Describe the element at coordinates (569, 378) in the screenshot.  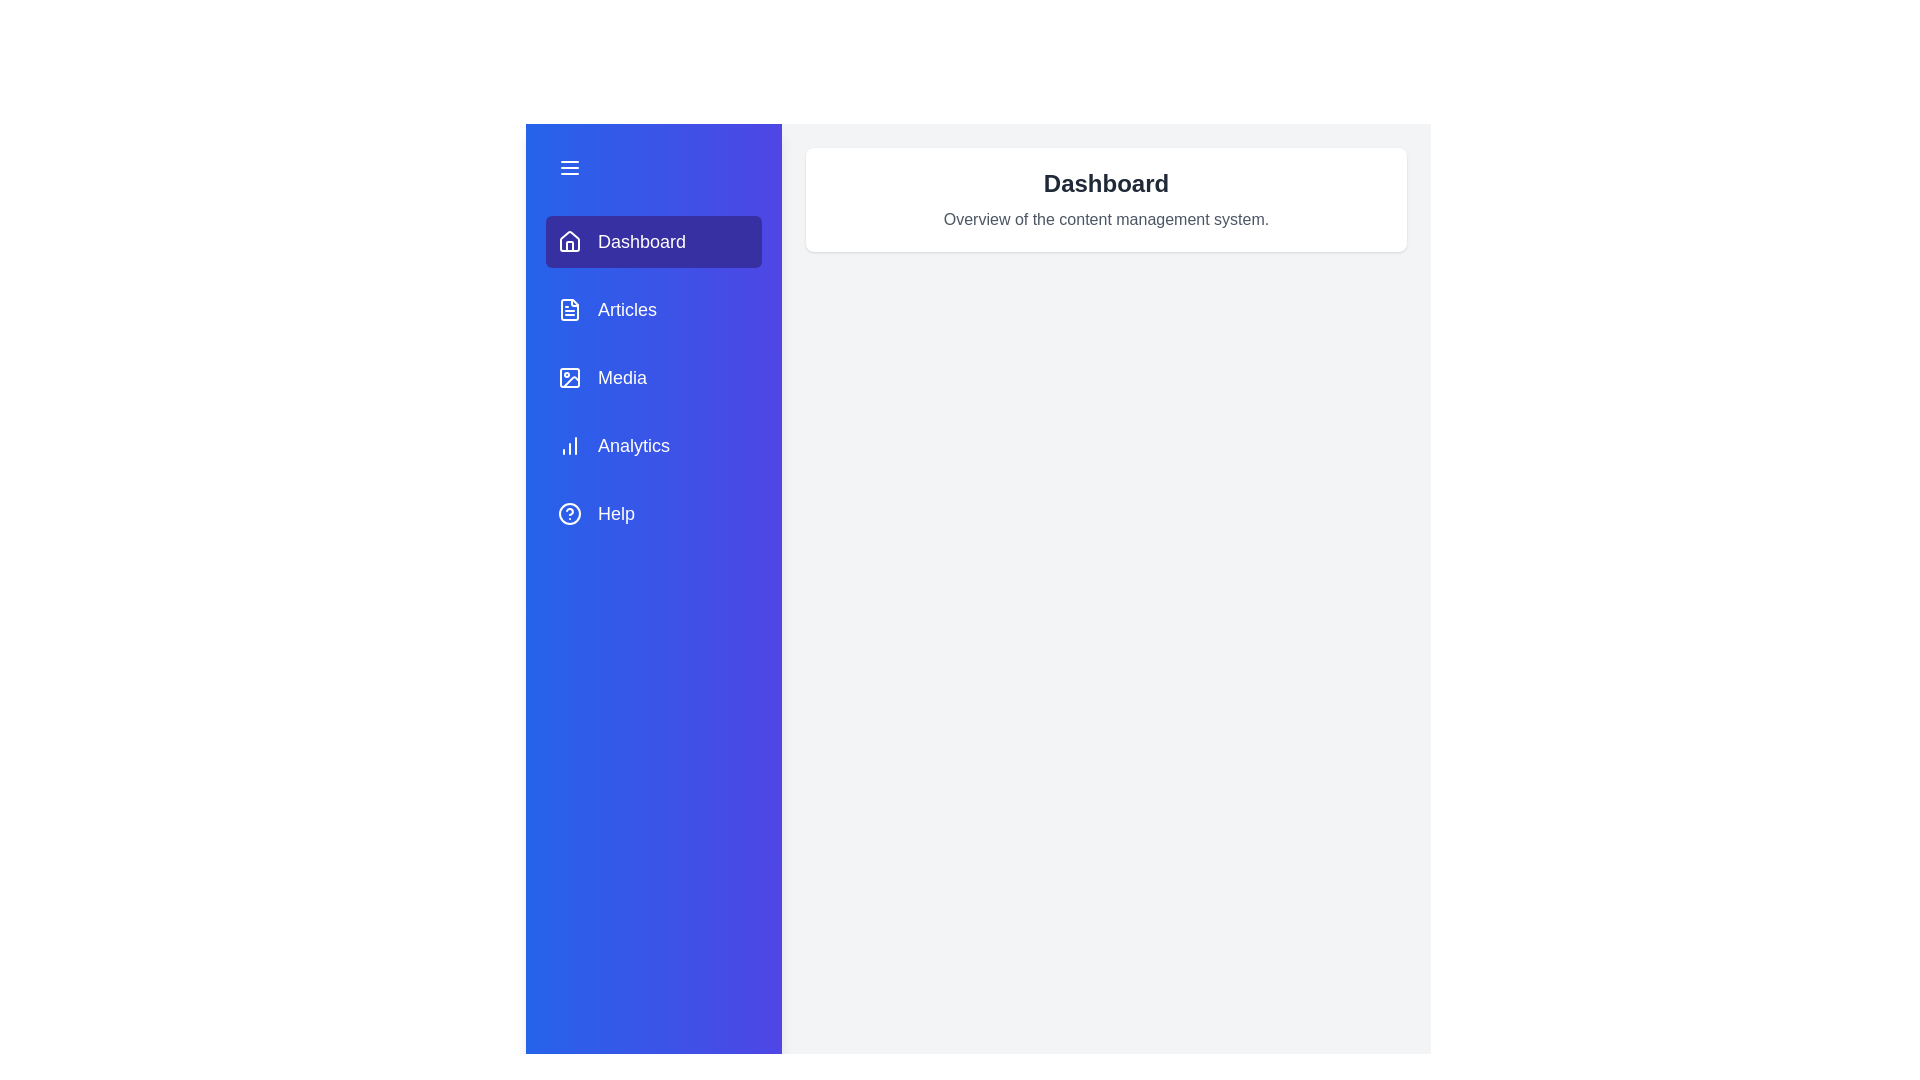
I see `the icon next to the tab labeled Media to inspect its details` at that location.